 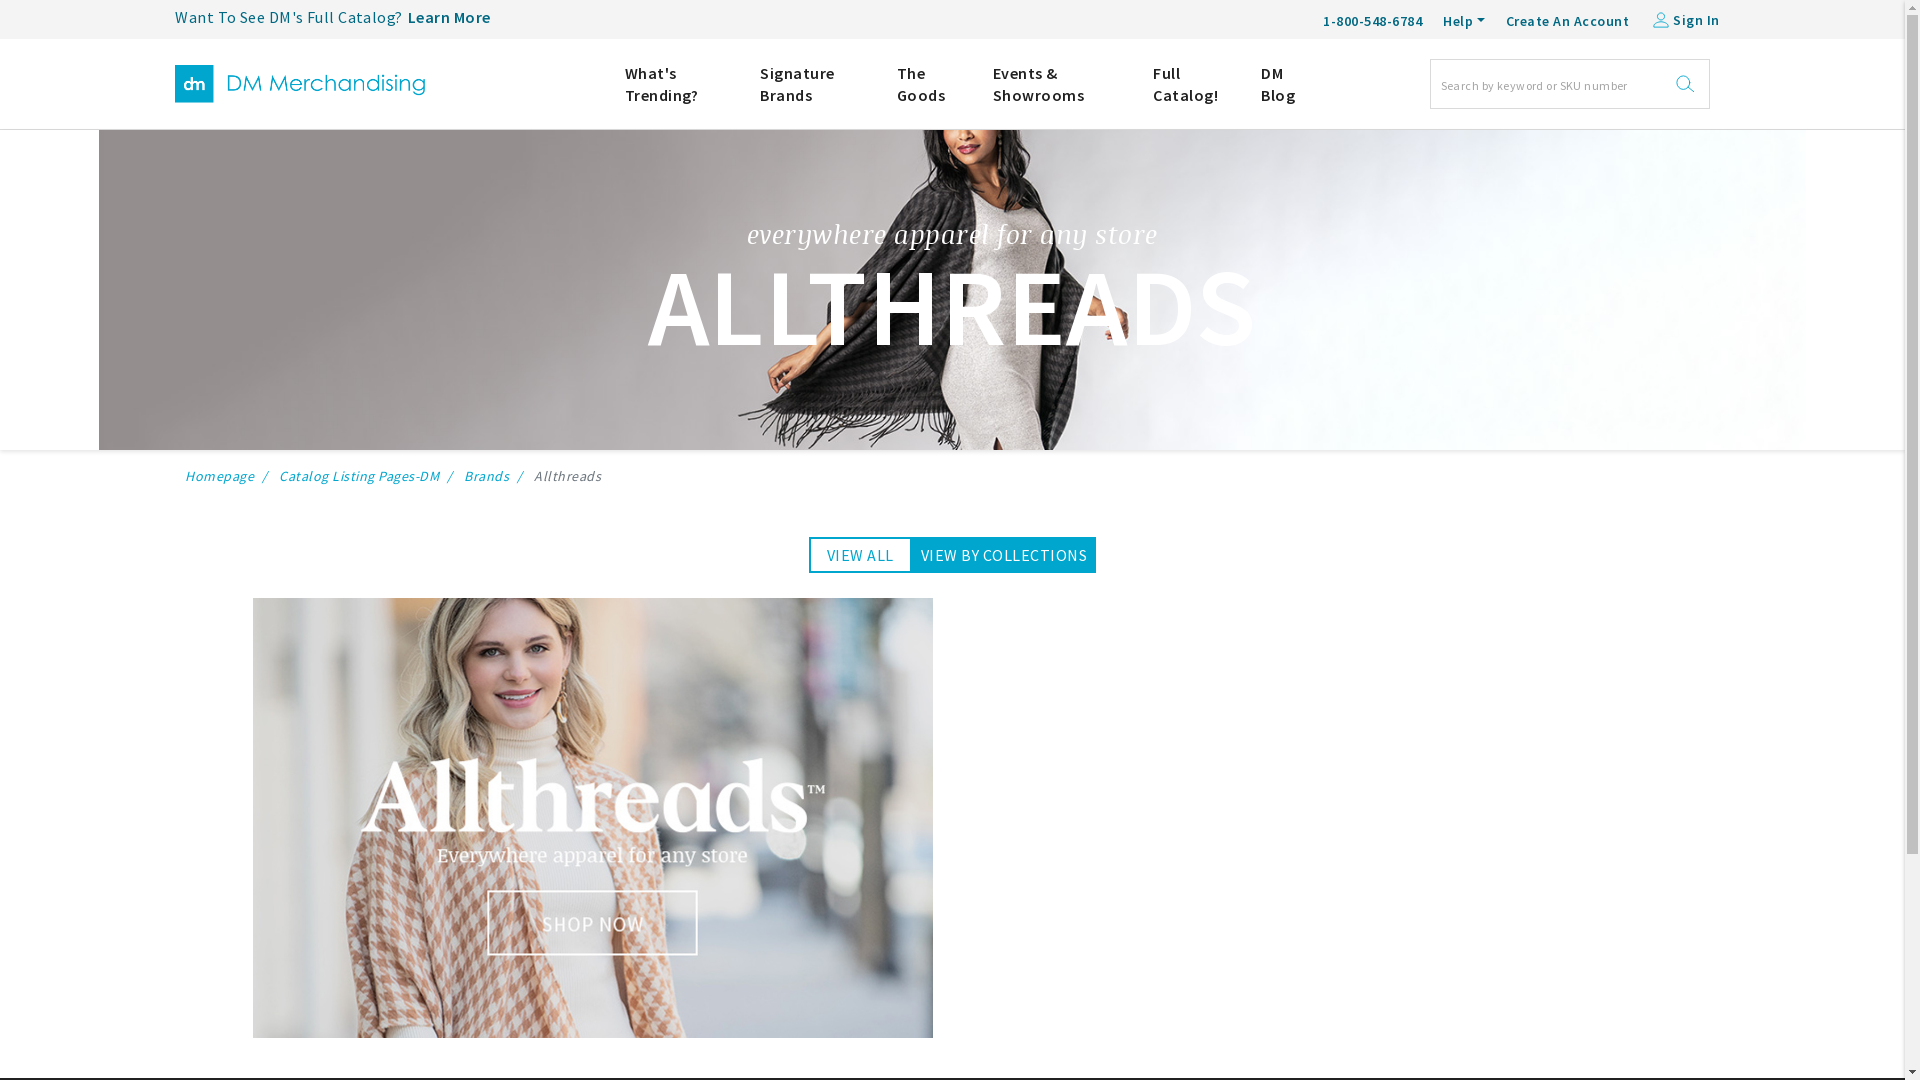 What do you see at coordinates (486, 475) in the screenshot?
I see `'Brands'` at bounding box center [486, 475].